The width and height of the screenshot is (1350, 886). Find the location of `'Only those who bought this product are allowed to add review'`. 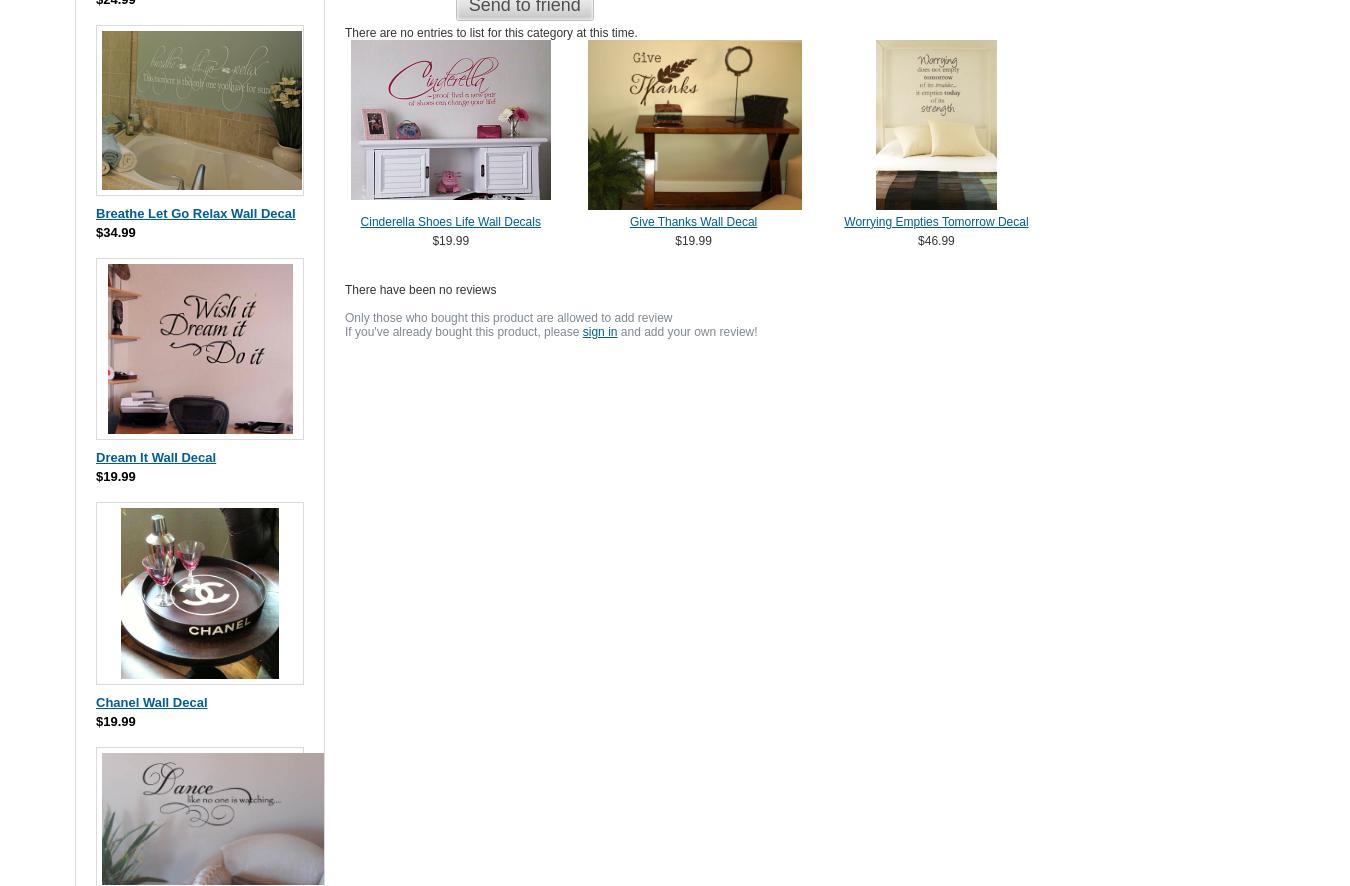

'Only those who bought this product are allowed to add review' is located at coordinates (507, 316).